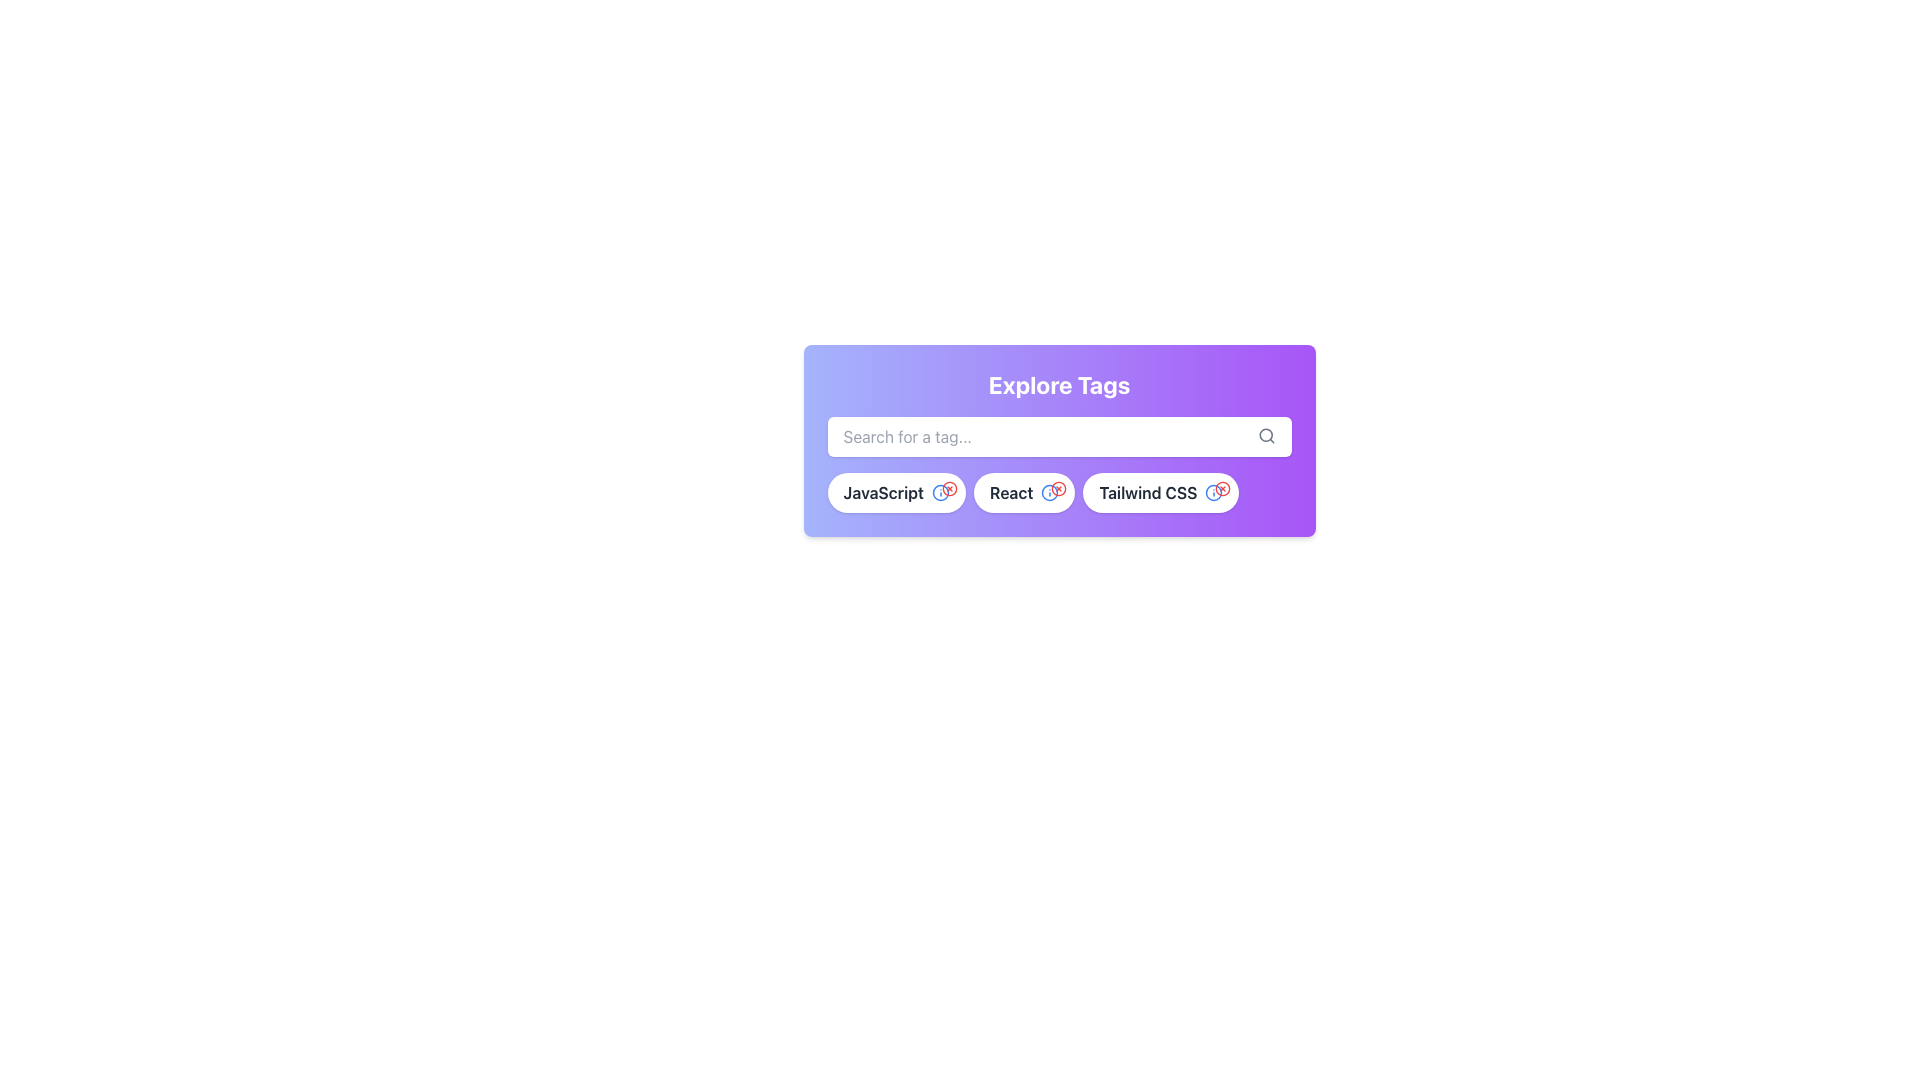 The width and height of the screenshot is (1920, 1080). Describe the element at coordinates (895, 493) in the screenshot. I see `the 'JavaScript' tag component, which is the first item in a horizontal list of tag-like buttons` at that location.